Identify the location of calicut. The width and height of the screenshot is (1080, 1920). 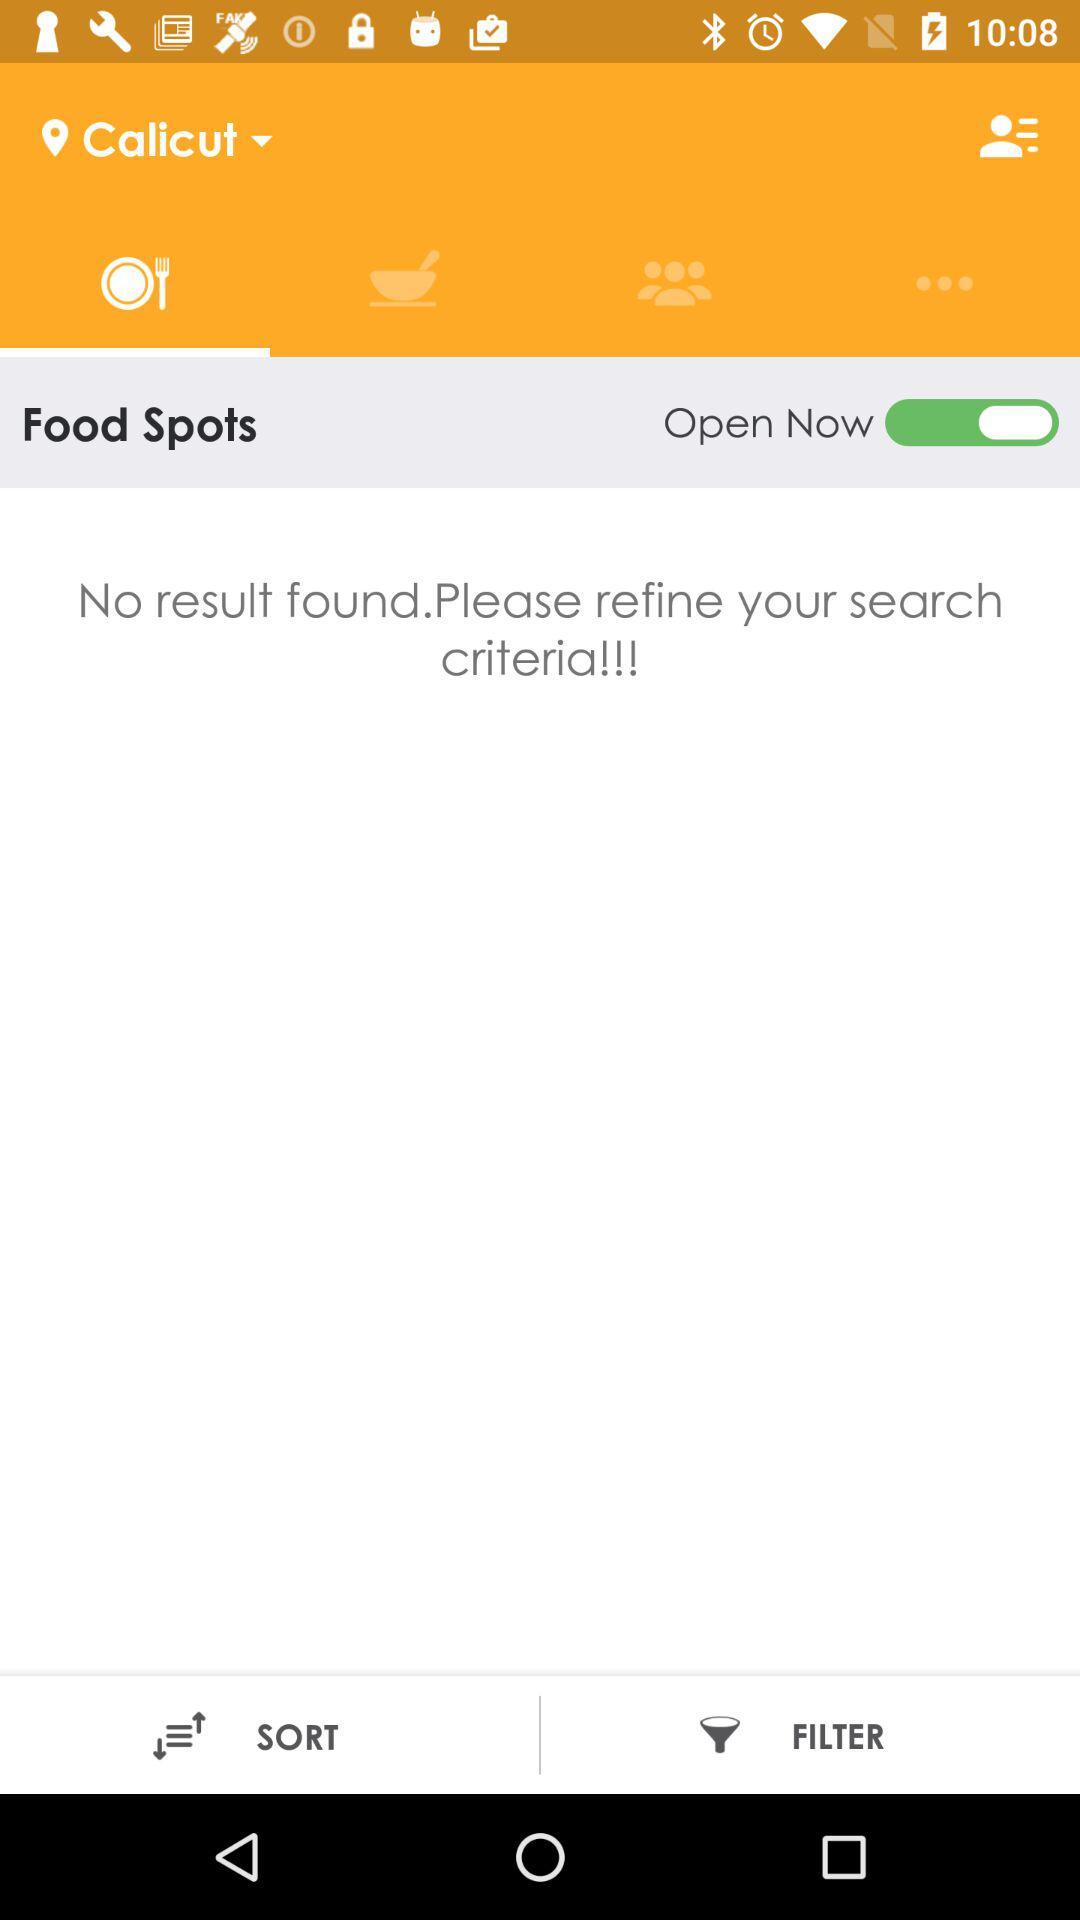
(138, 135).